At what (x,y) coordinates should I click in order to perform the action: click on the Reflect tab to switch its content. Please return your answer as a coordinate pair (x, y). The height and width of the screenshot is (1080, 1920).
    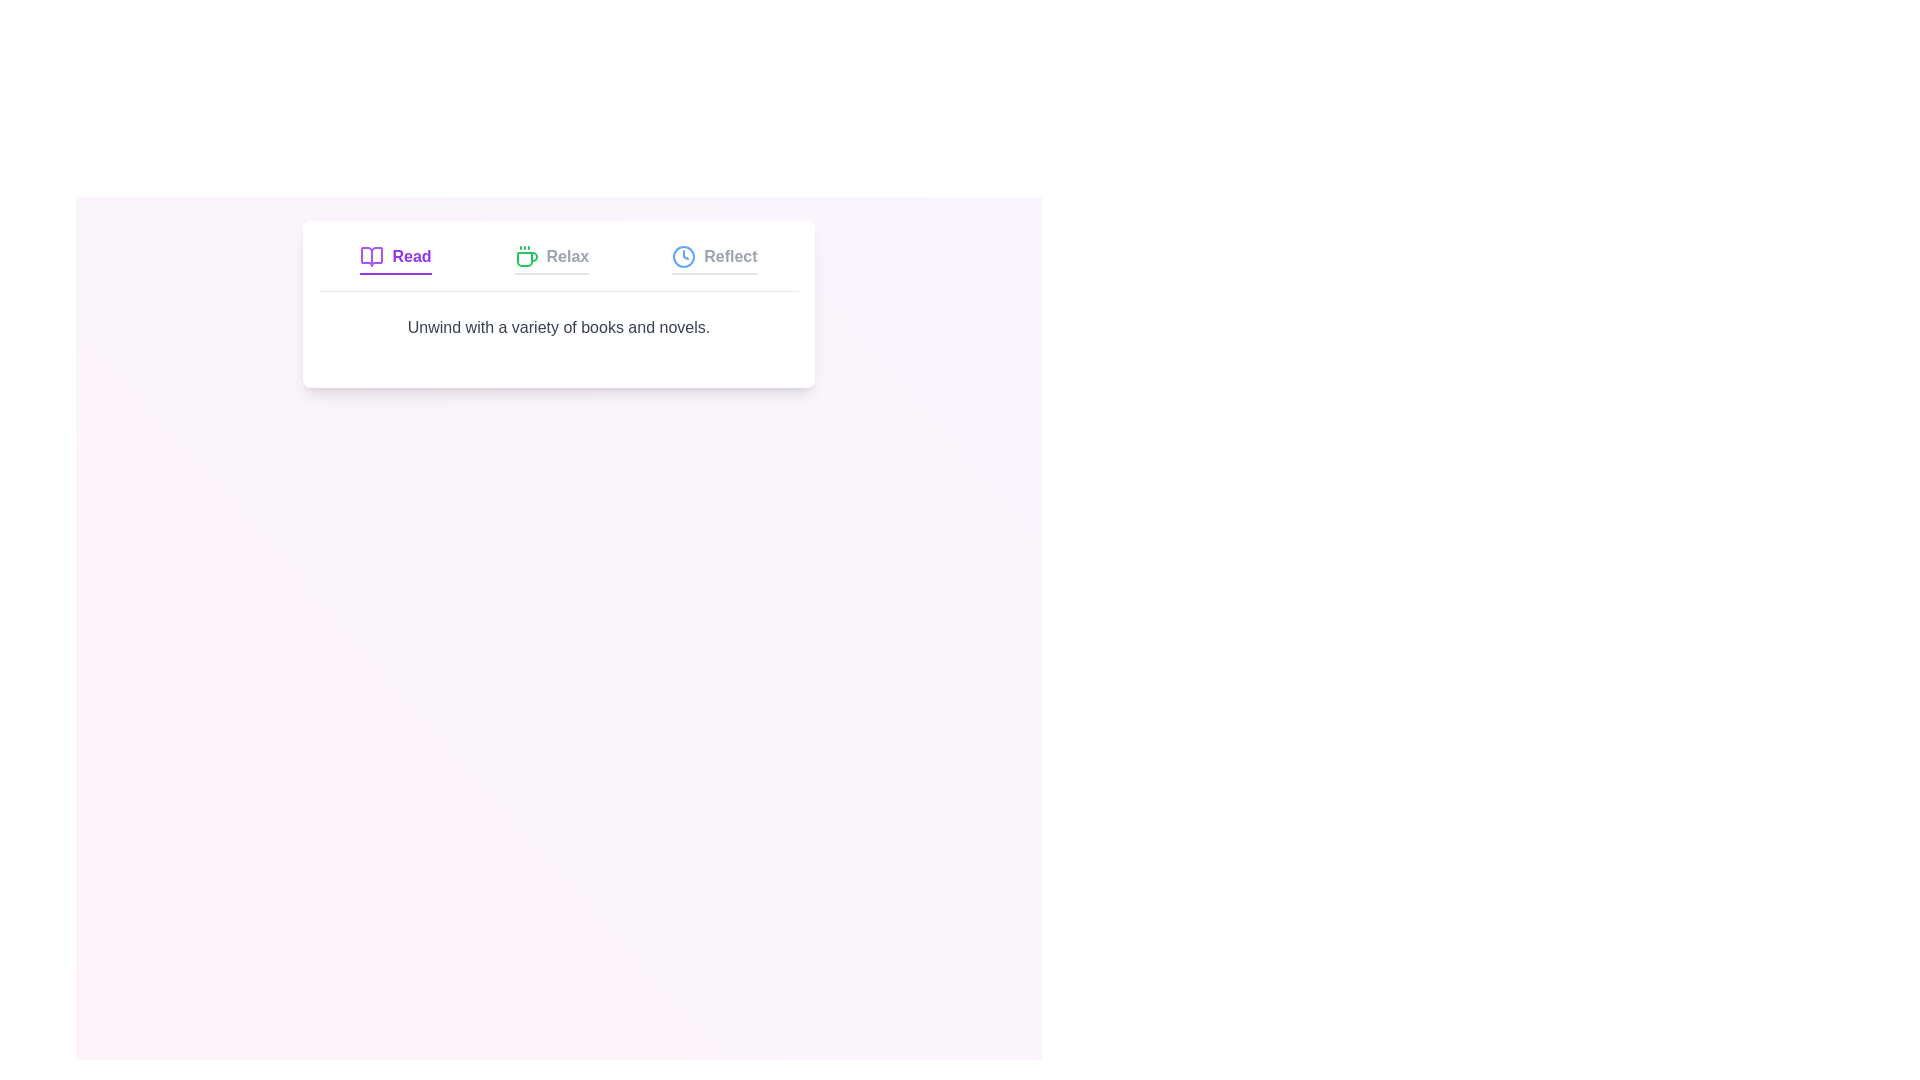
    Looking at the image, I should click on (714, 258).